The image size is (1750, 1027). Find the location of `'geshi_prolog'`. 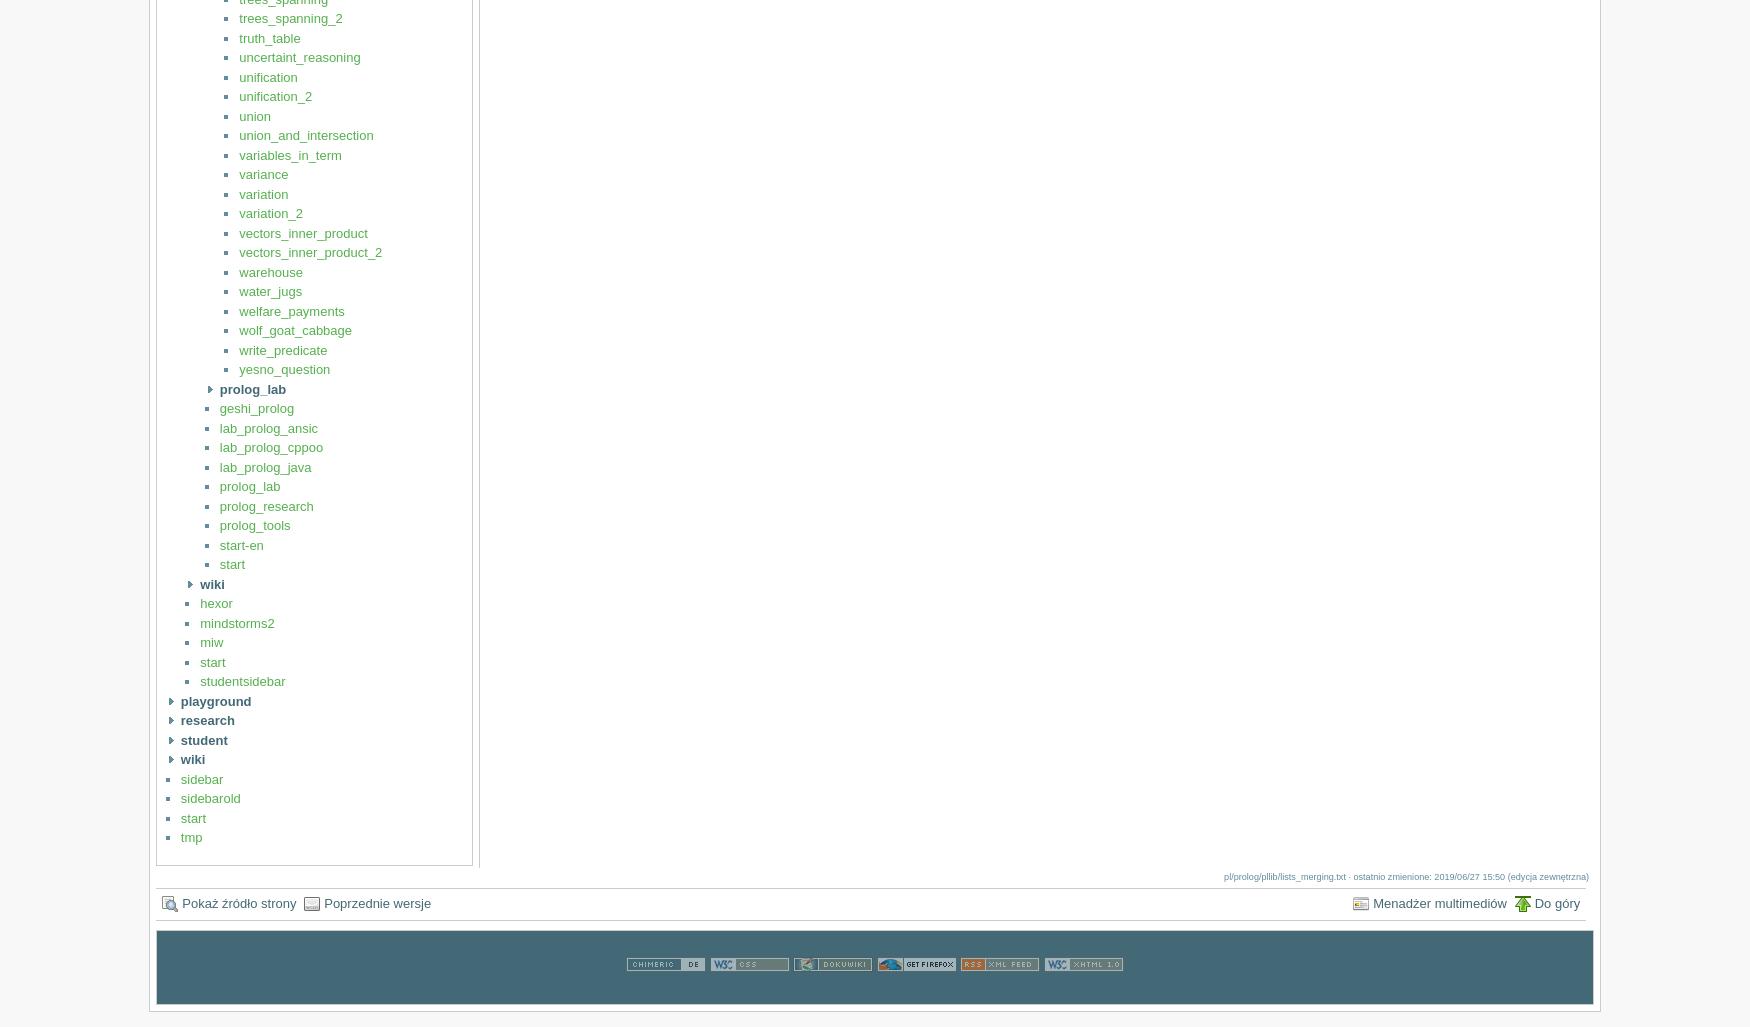

'geshi_prolog' is located at coordinates (255, 407).